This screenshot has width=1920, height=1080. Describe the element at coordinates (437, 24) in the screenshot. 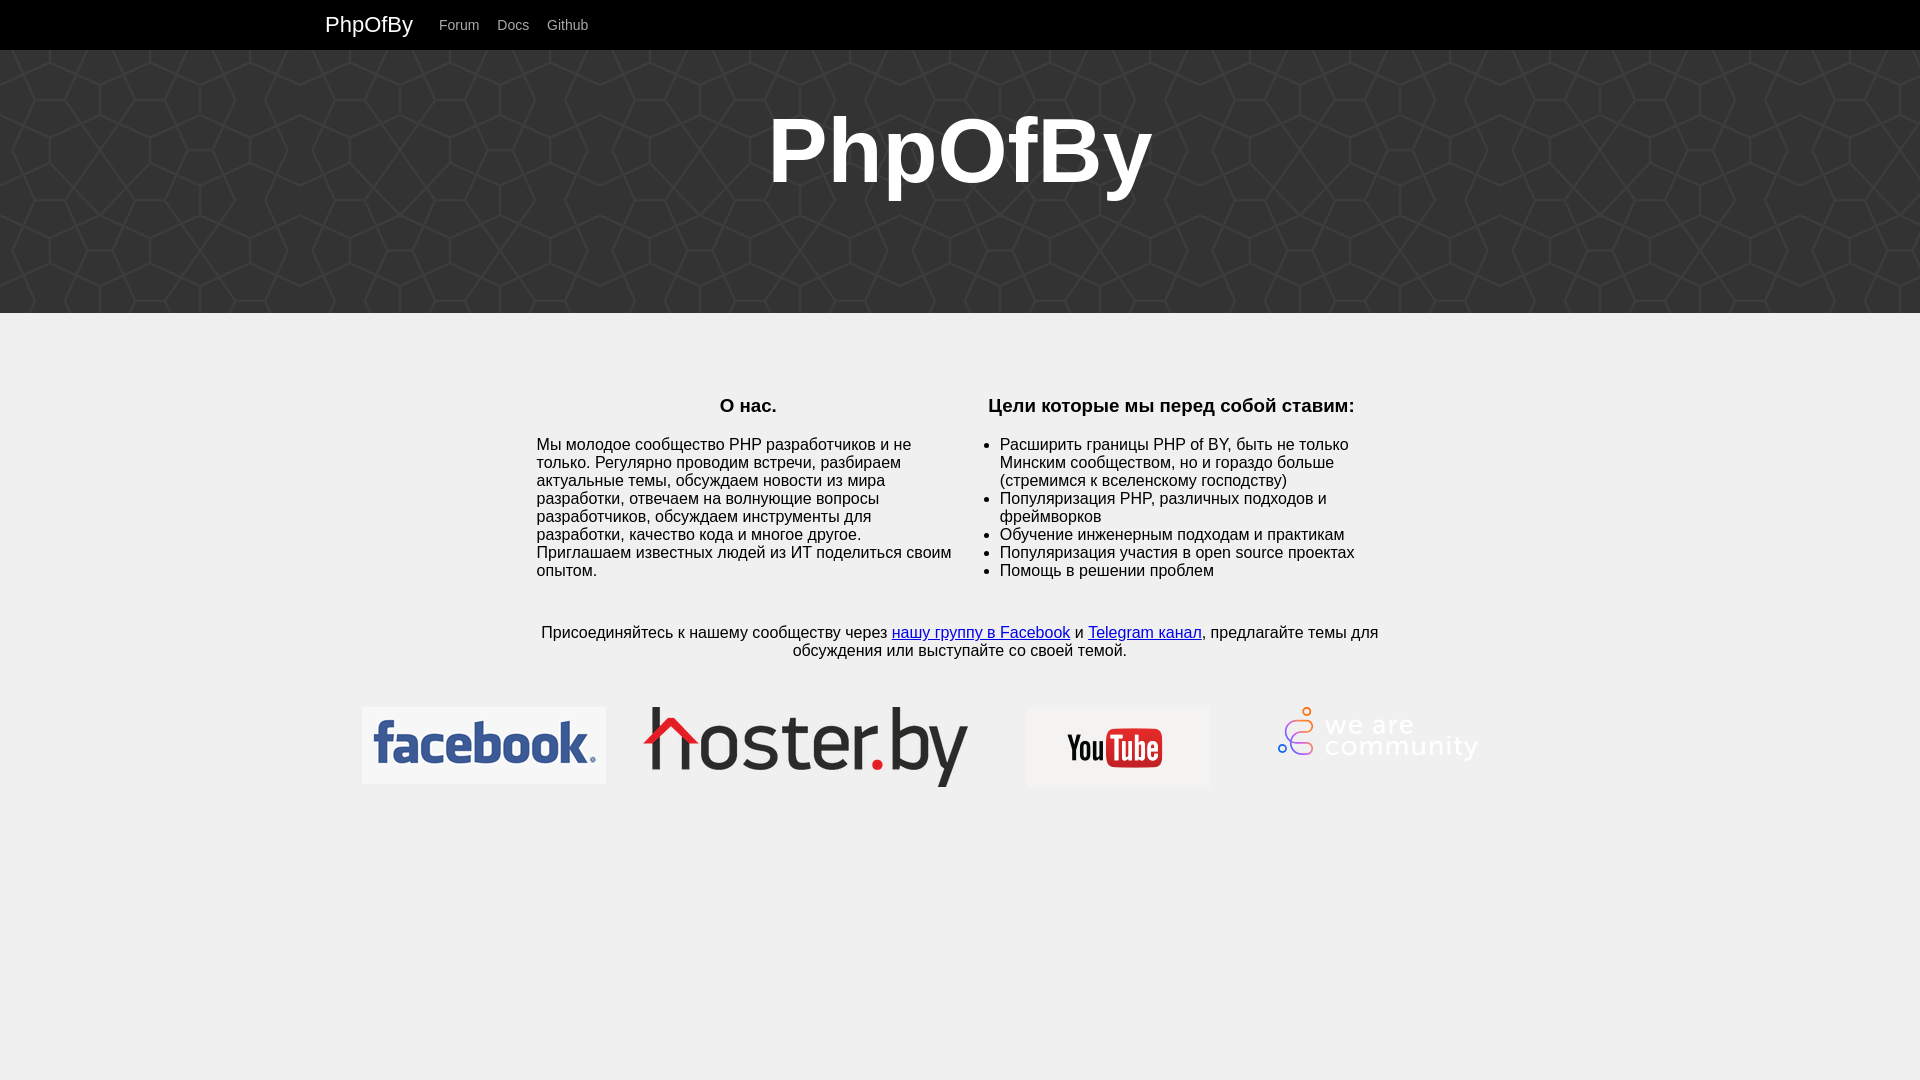

I see `'Forum'` at that location.